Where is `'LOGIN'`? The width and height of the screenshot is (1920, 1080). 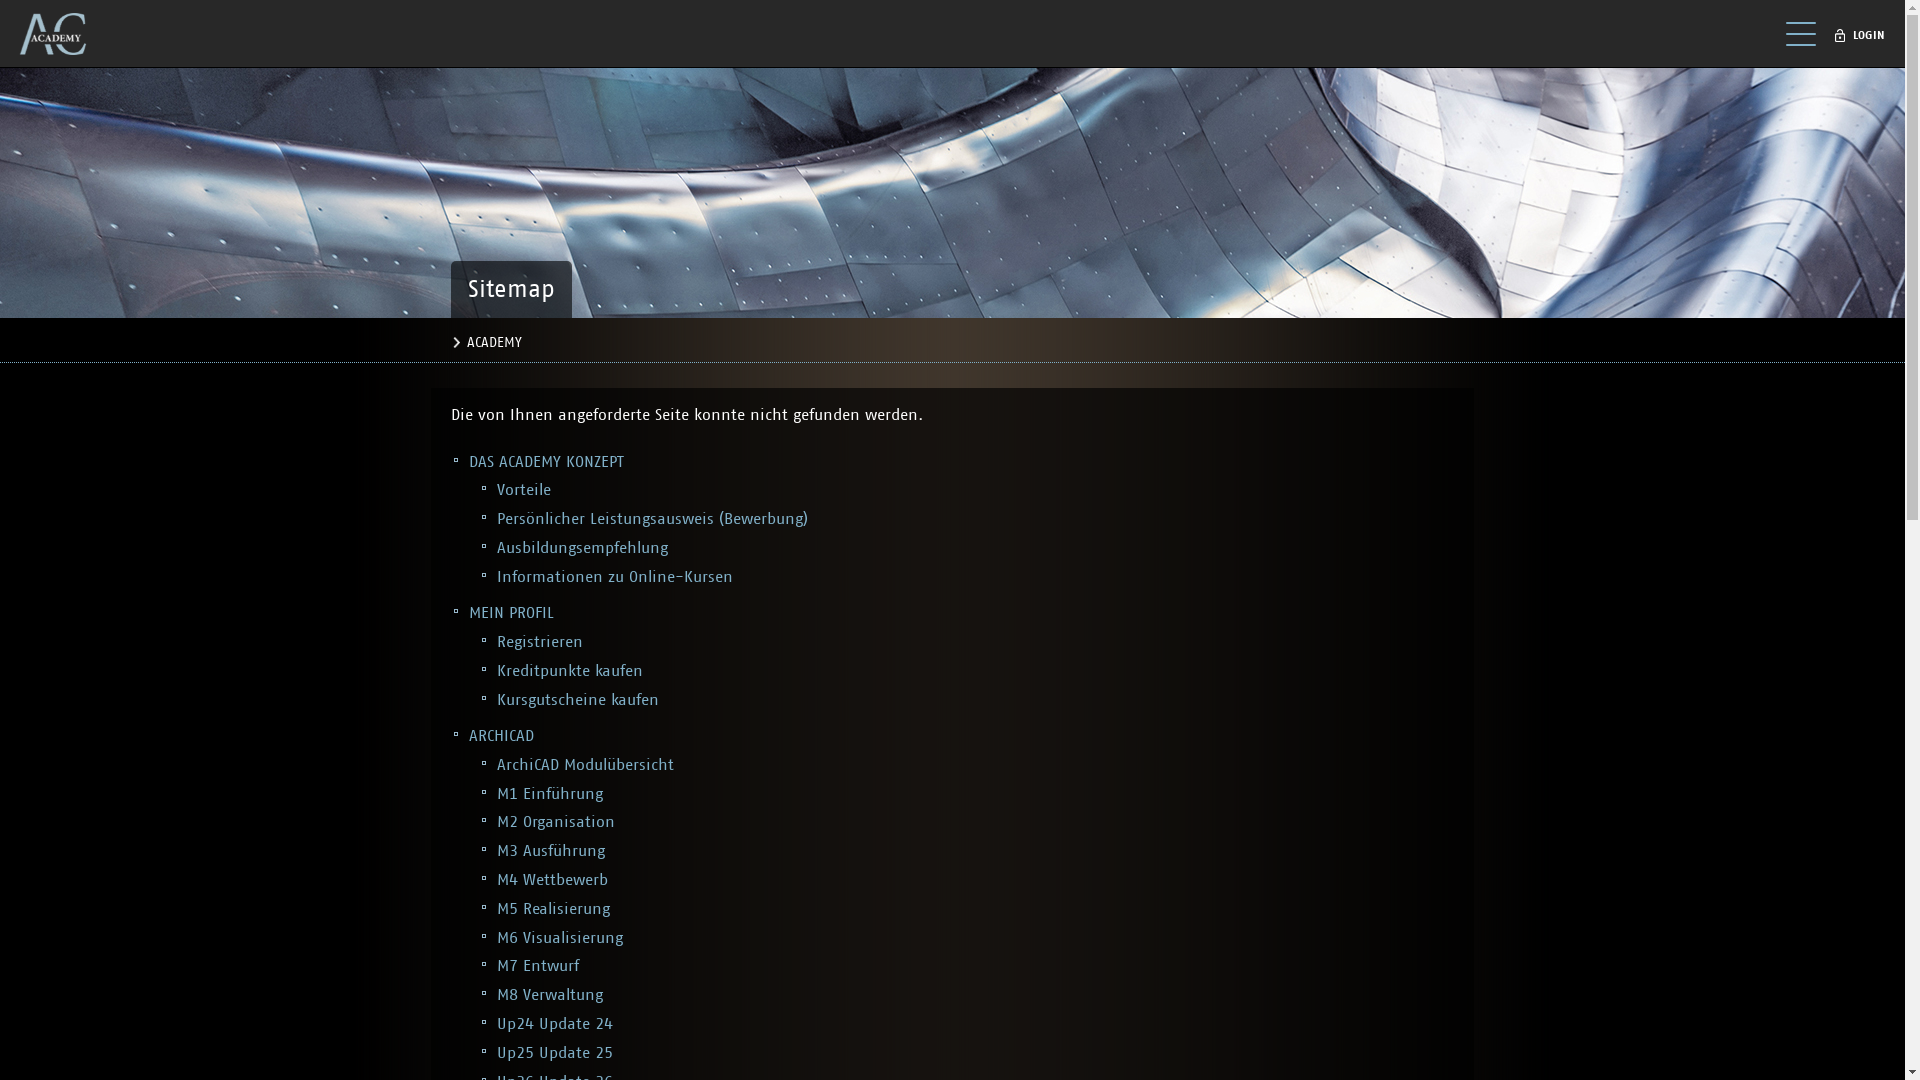
'LOGIN' is located at coordinates (1863, 35).